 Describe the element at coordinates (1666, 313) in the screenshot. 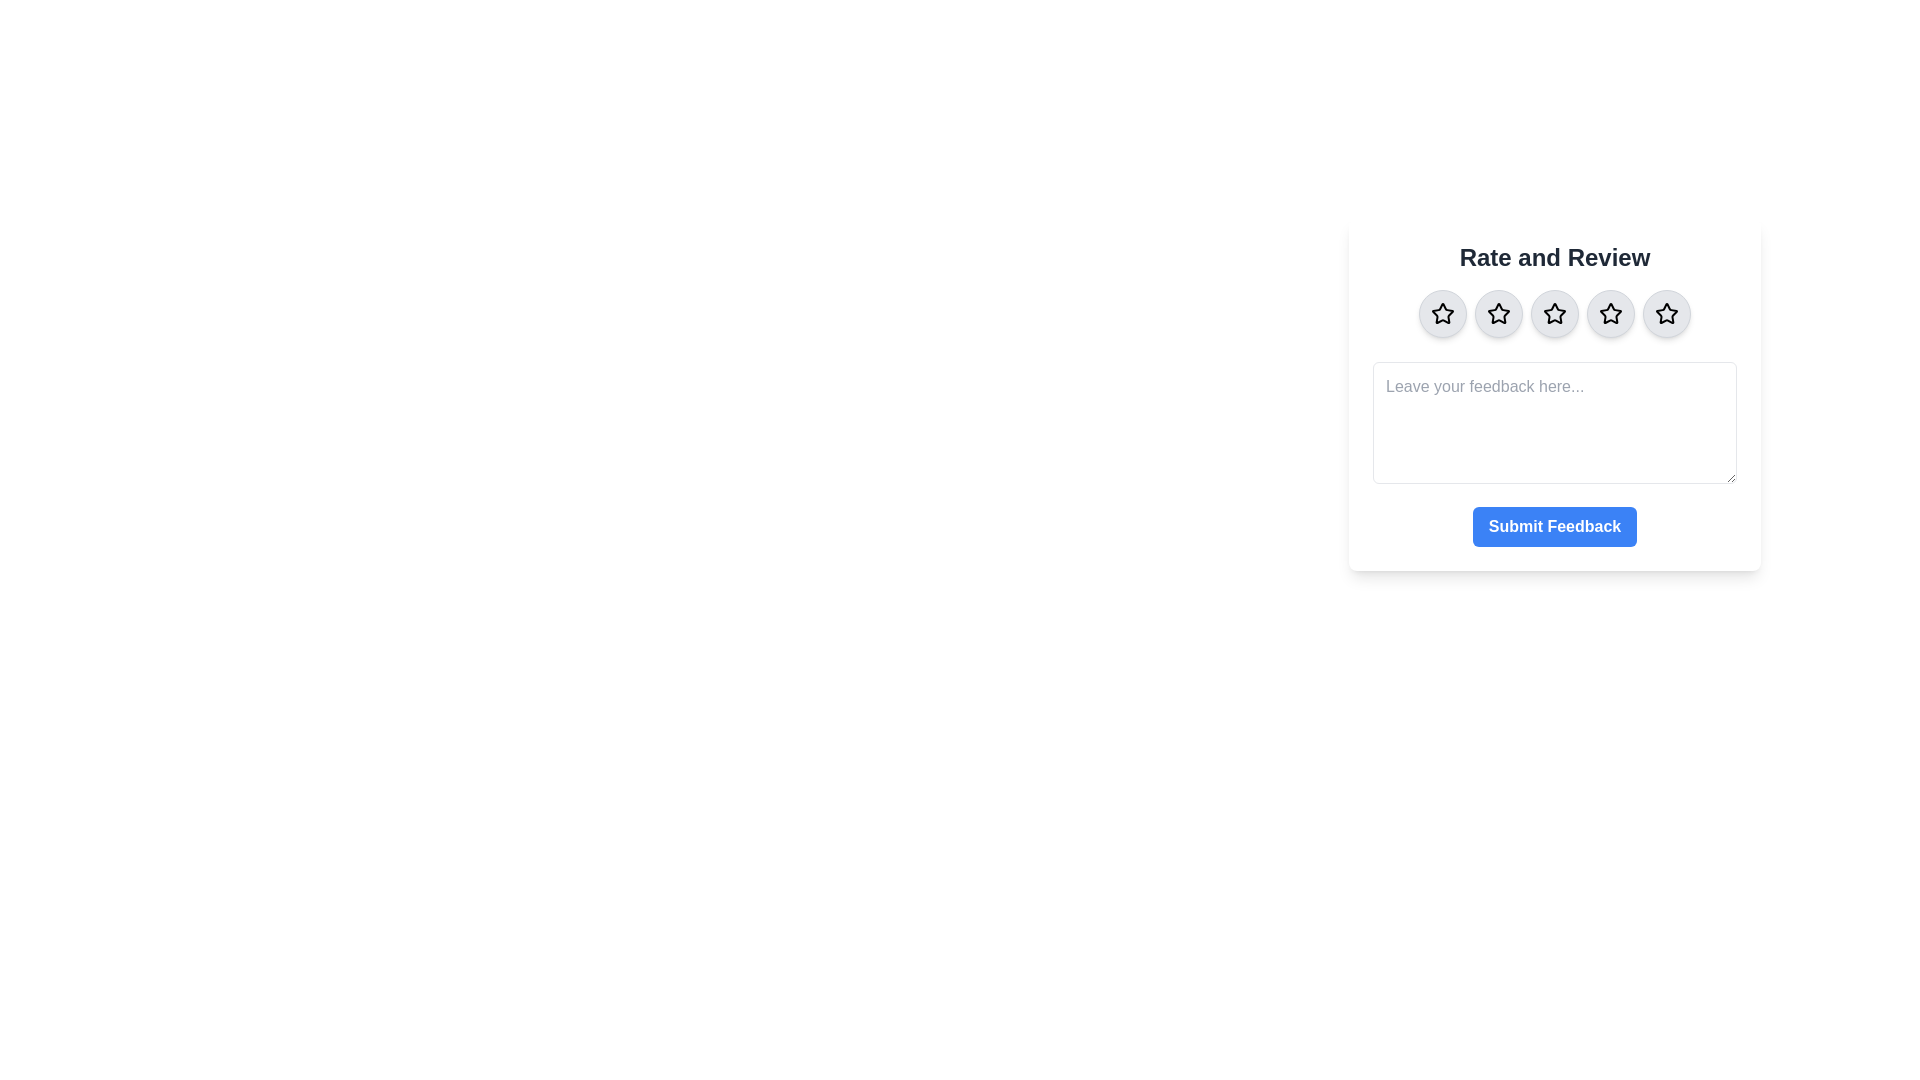

I see `the fifth star in the star rating element to provide a feedback rating` at that location.